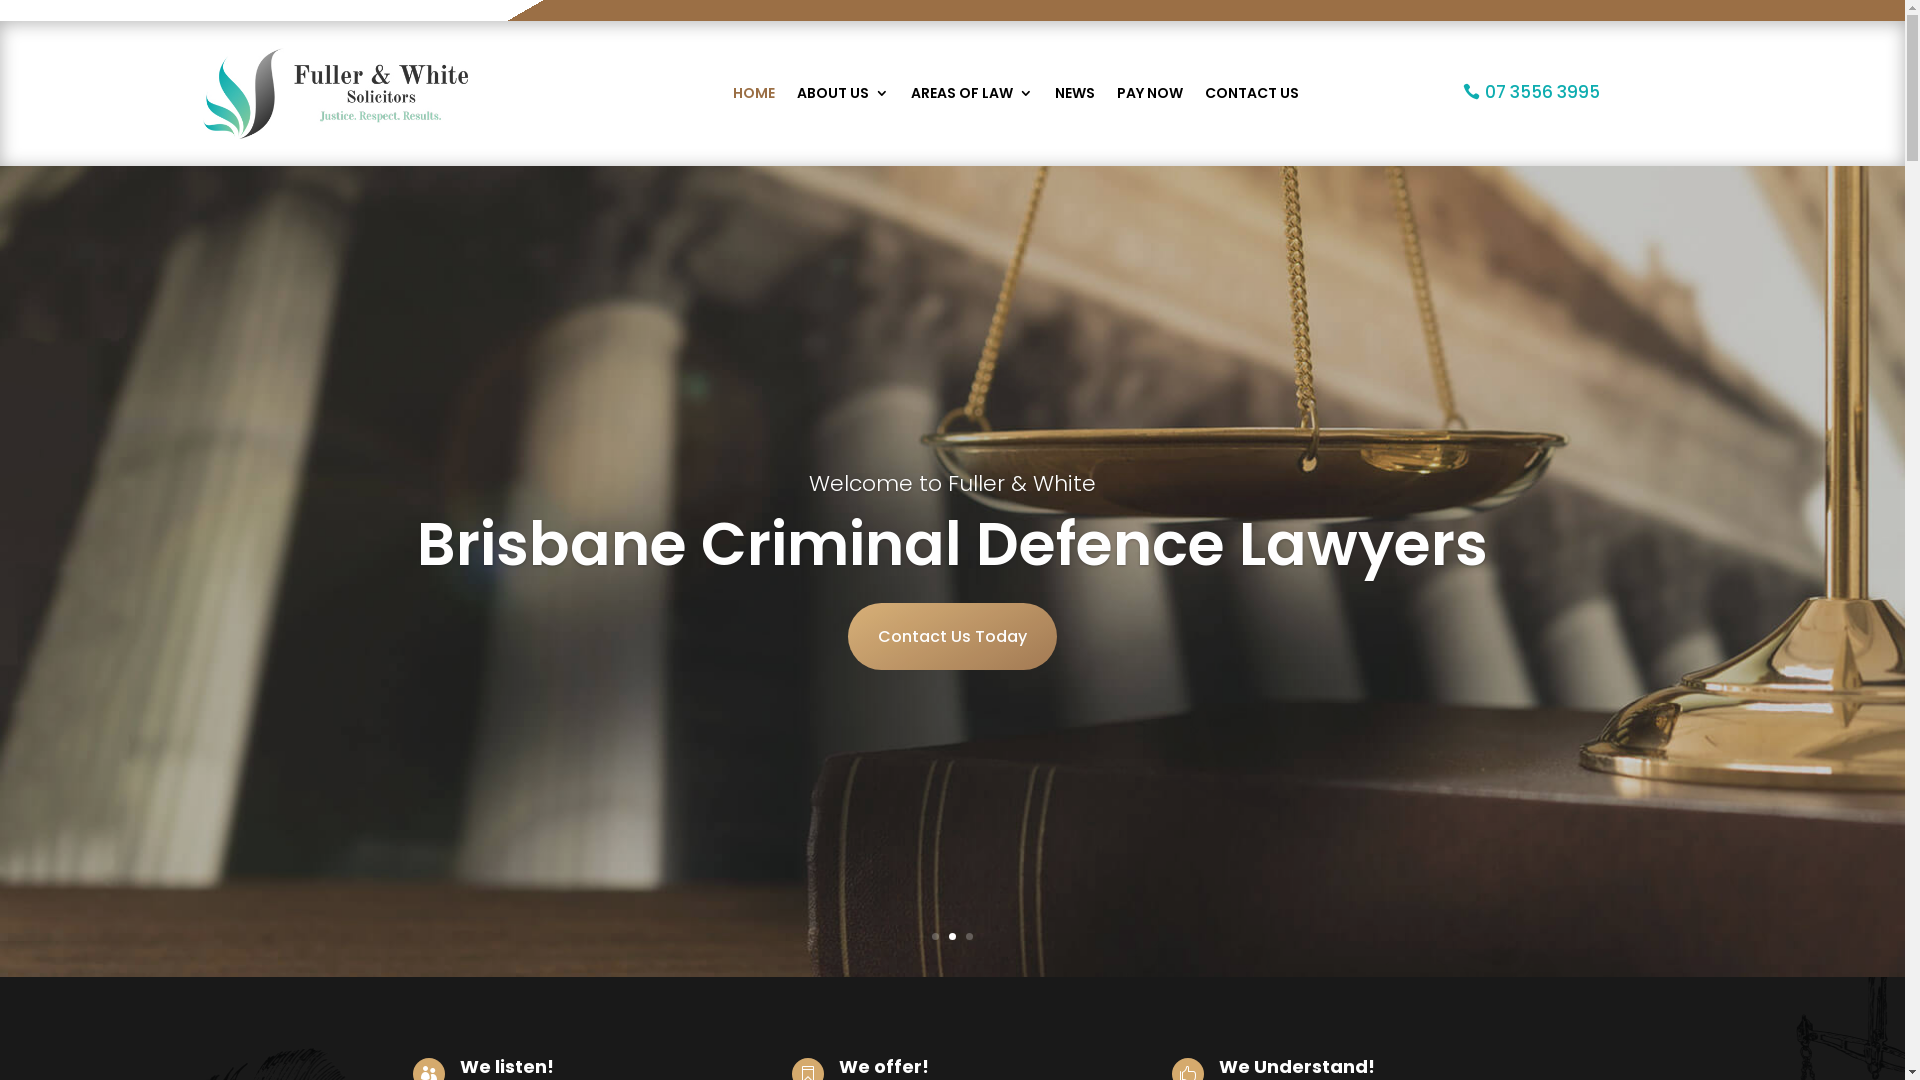 Image resolution: width=1920 pixels, height=1080 pixels. Describe the element at coordinates (1530, 92) in the screenshot. I see `'07 3556 3995'` at that location.